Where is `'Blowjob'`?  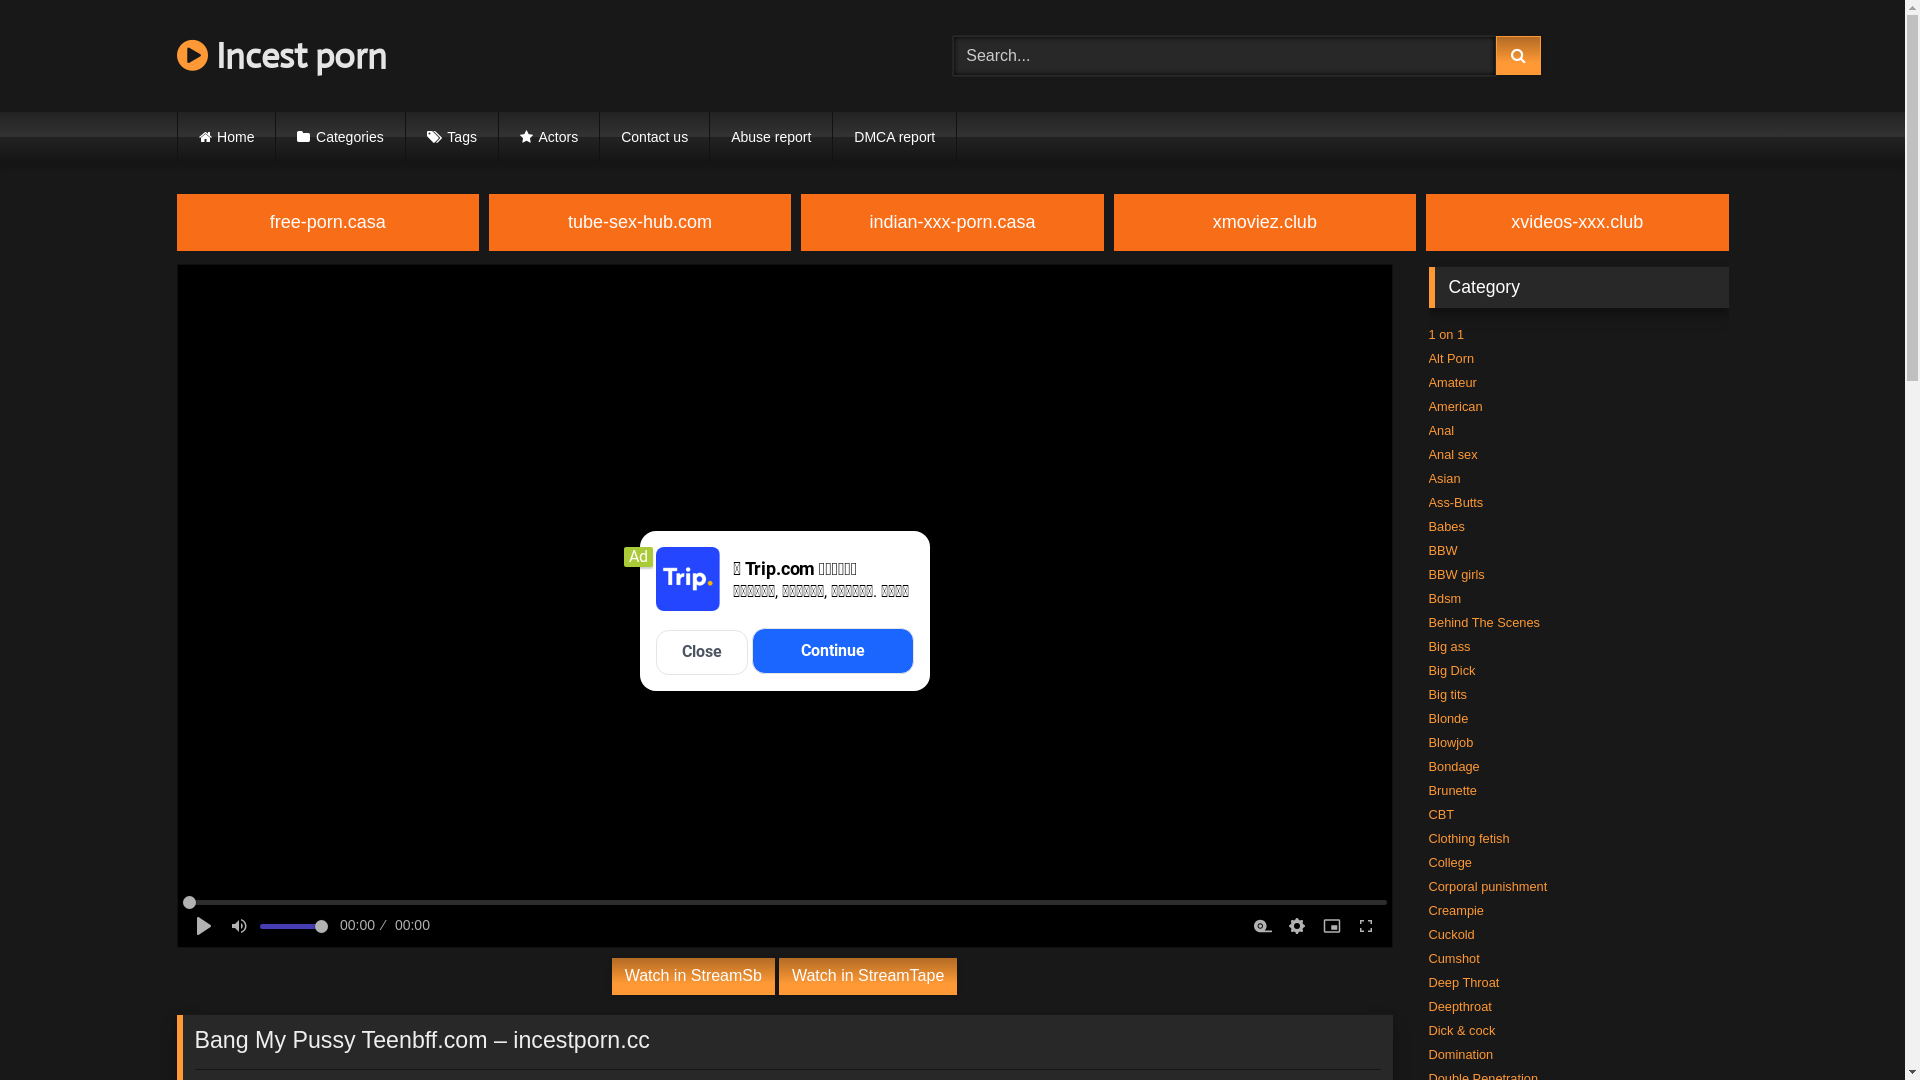
'Blowjob' is located at coordinates (1450, 742).